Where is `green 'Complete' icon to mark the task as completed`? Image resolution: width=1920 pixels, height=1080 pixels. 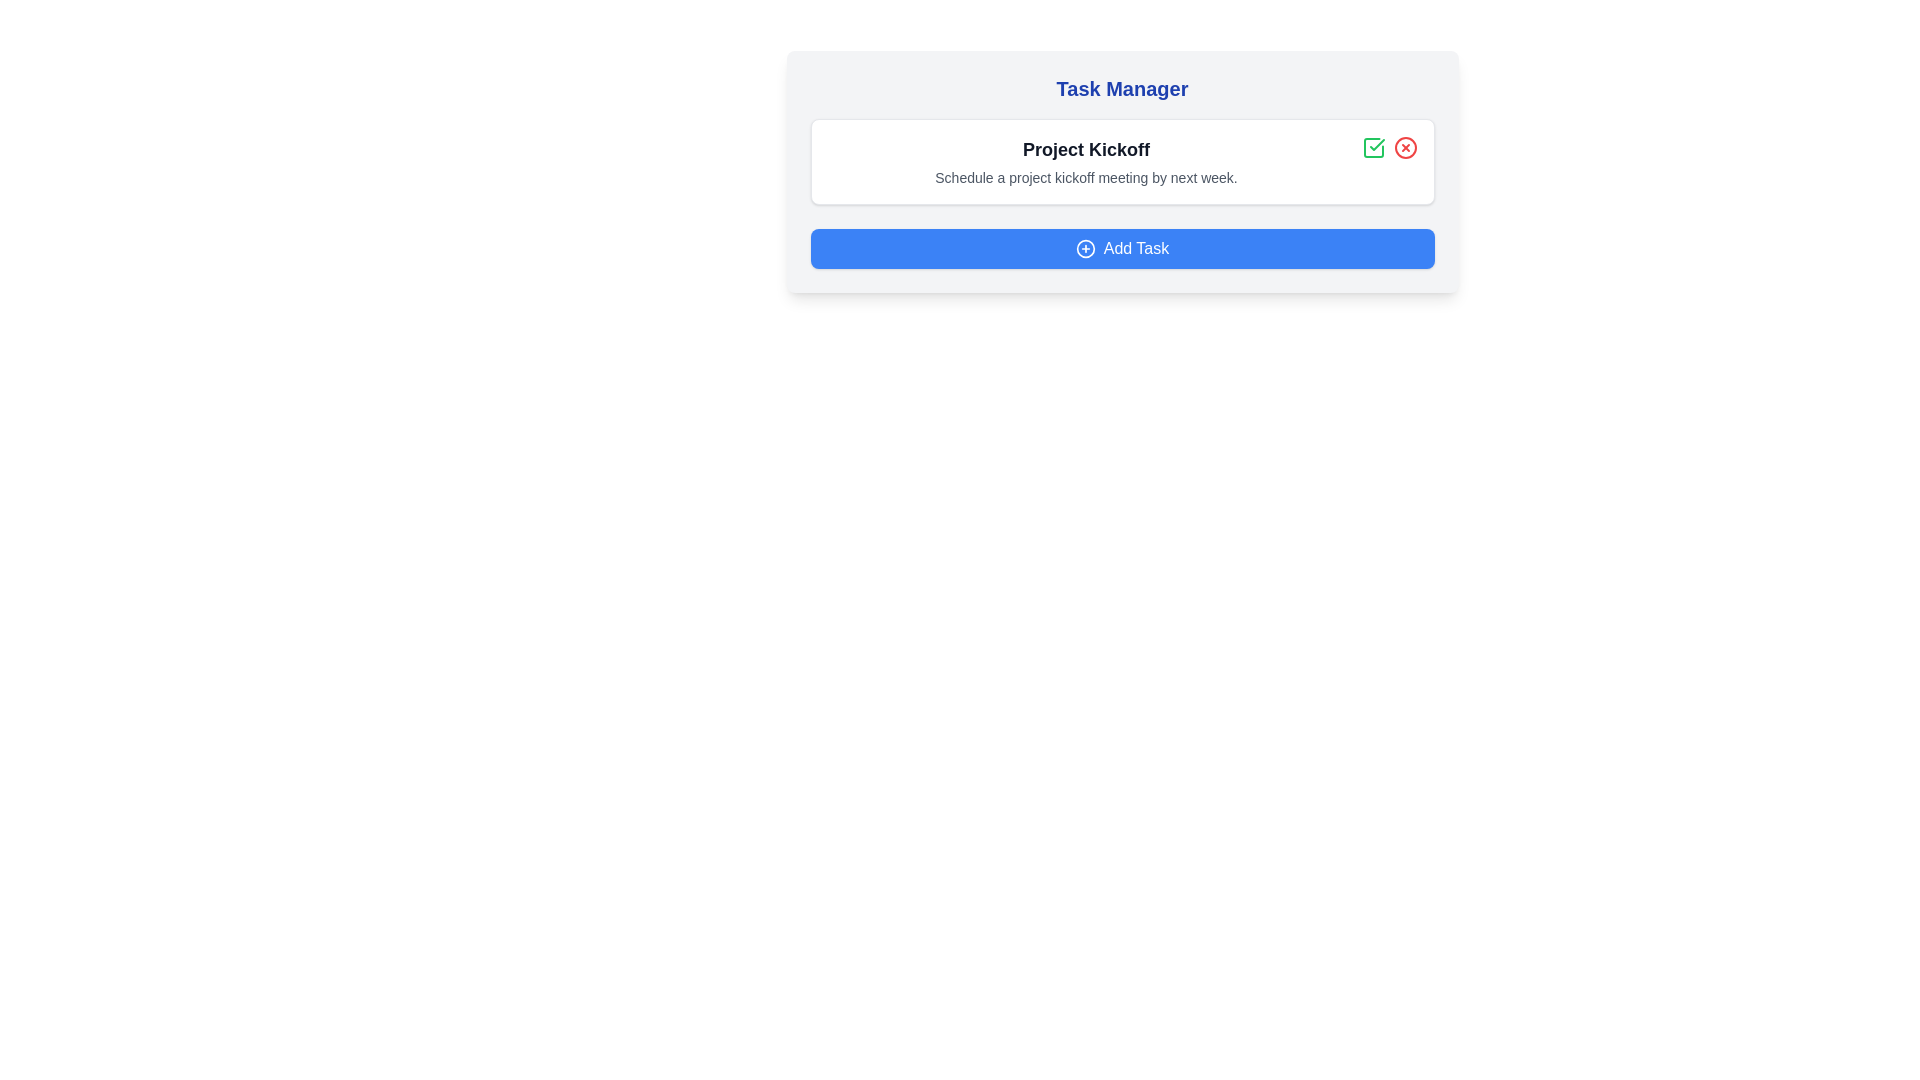
green 'Complete' icon to mark the task as completed is located at coordinates (1372, 146).